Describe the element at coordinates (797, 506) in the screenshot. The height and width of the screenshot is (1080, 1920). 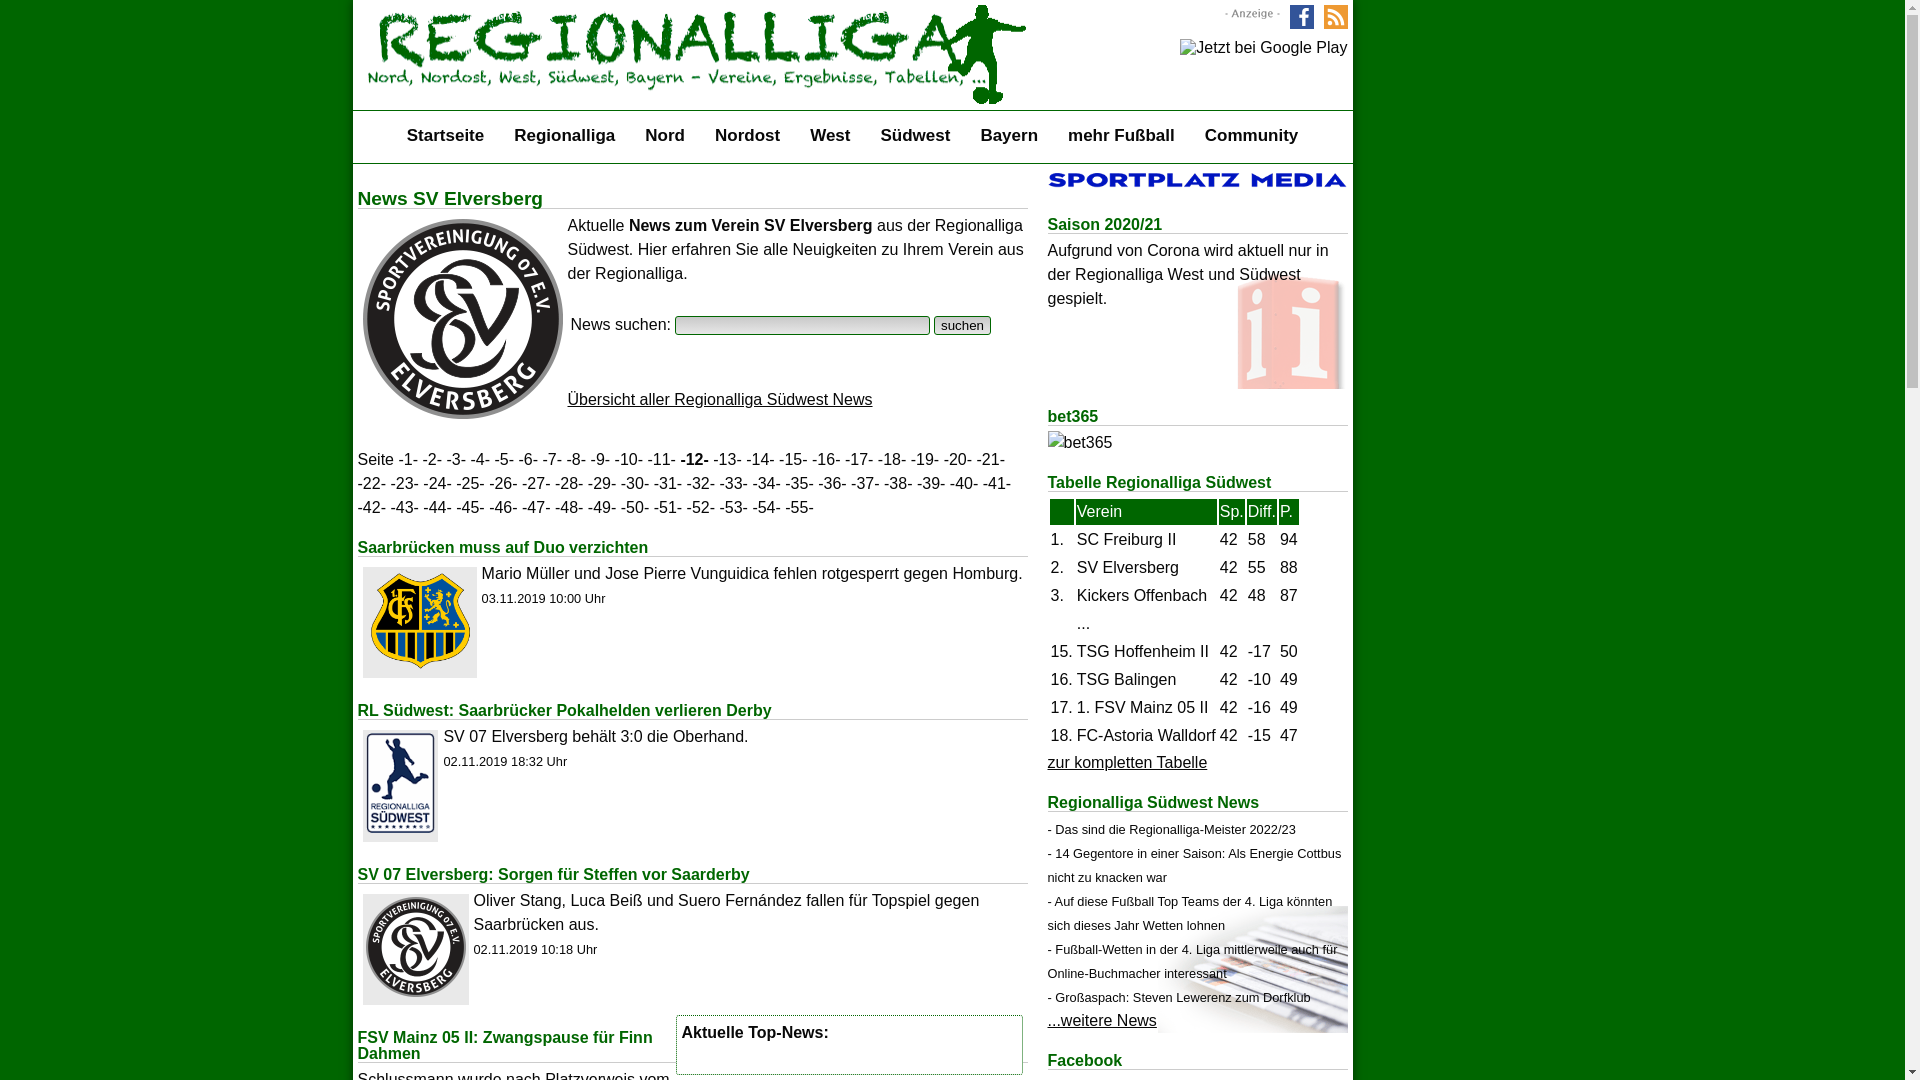
I see `'-55-'` at that location.